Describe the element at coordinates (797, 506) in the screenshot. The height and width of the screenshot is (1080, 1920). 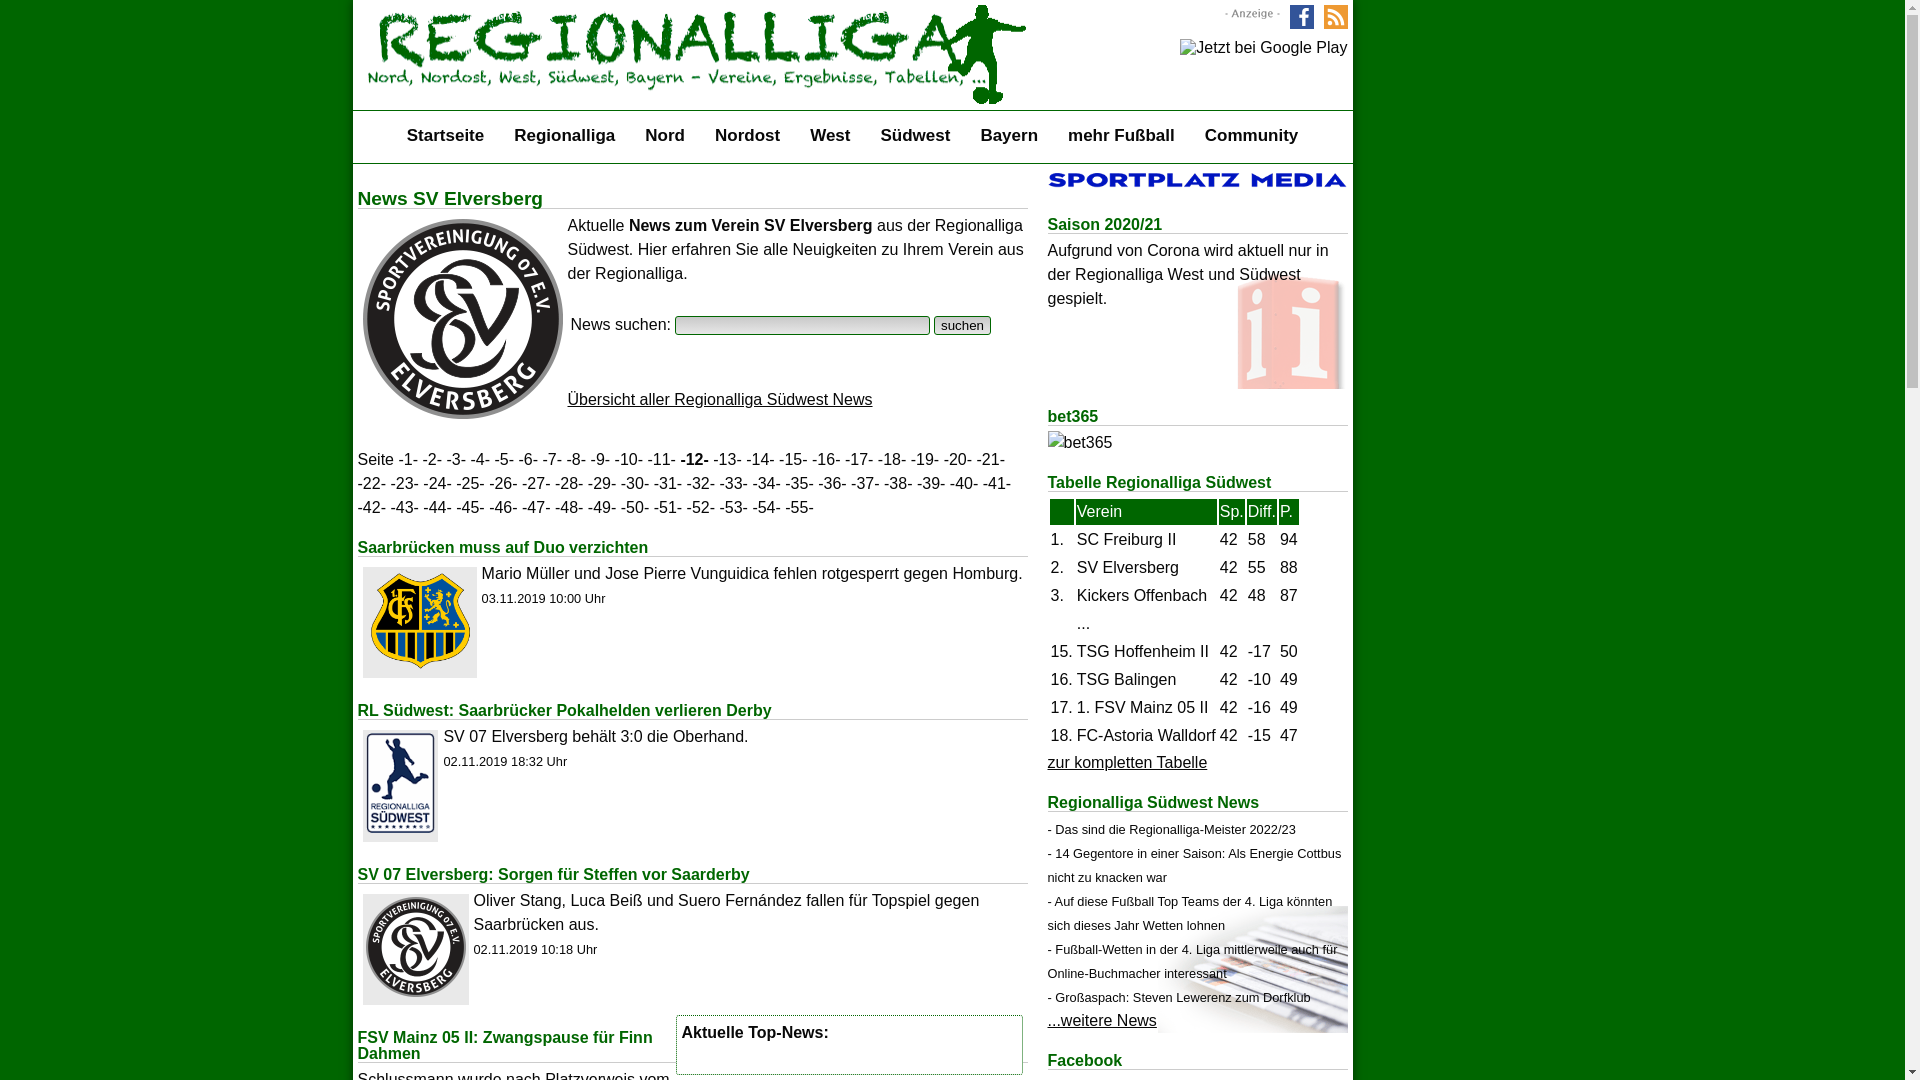
I see `'-55-'` at that location.